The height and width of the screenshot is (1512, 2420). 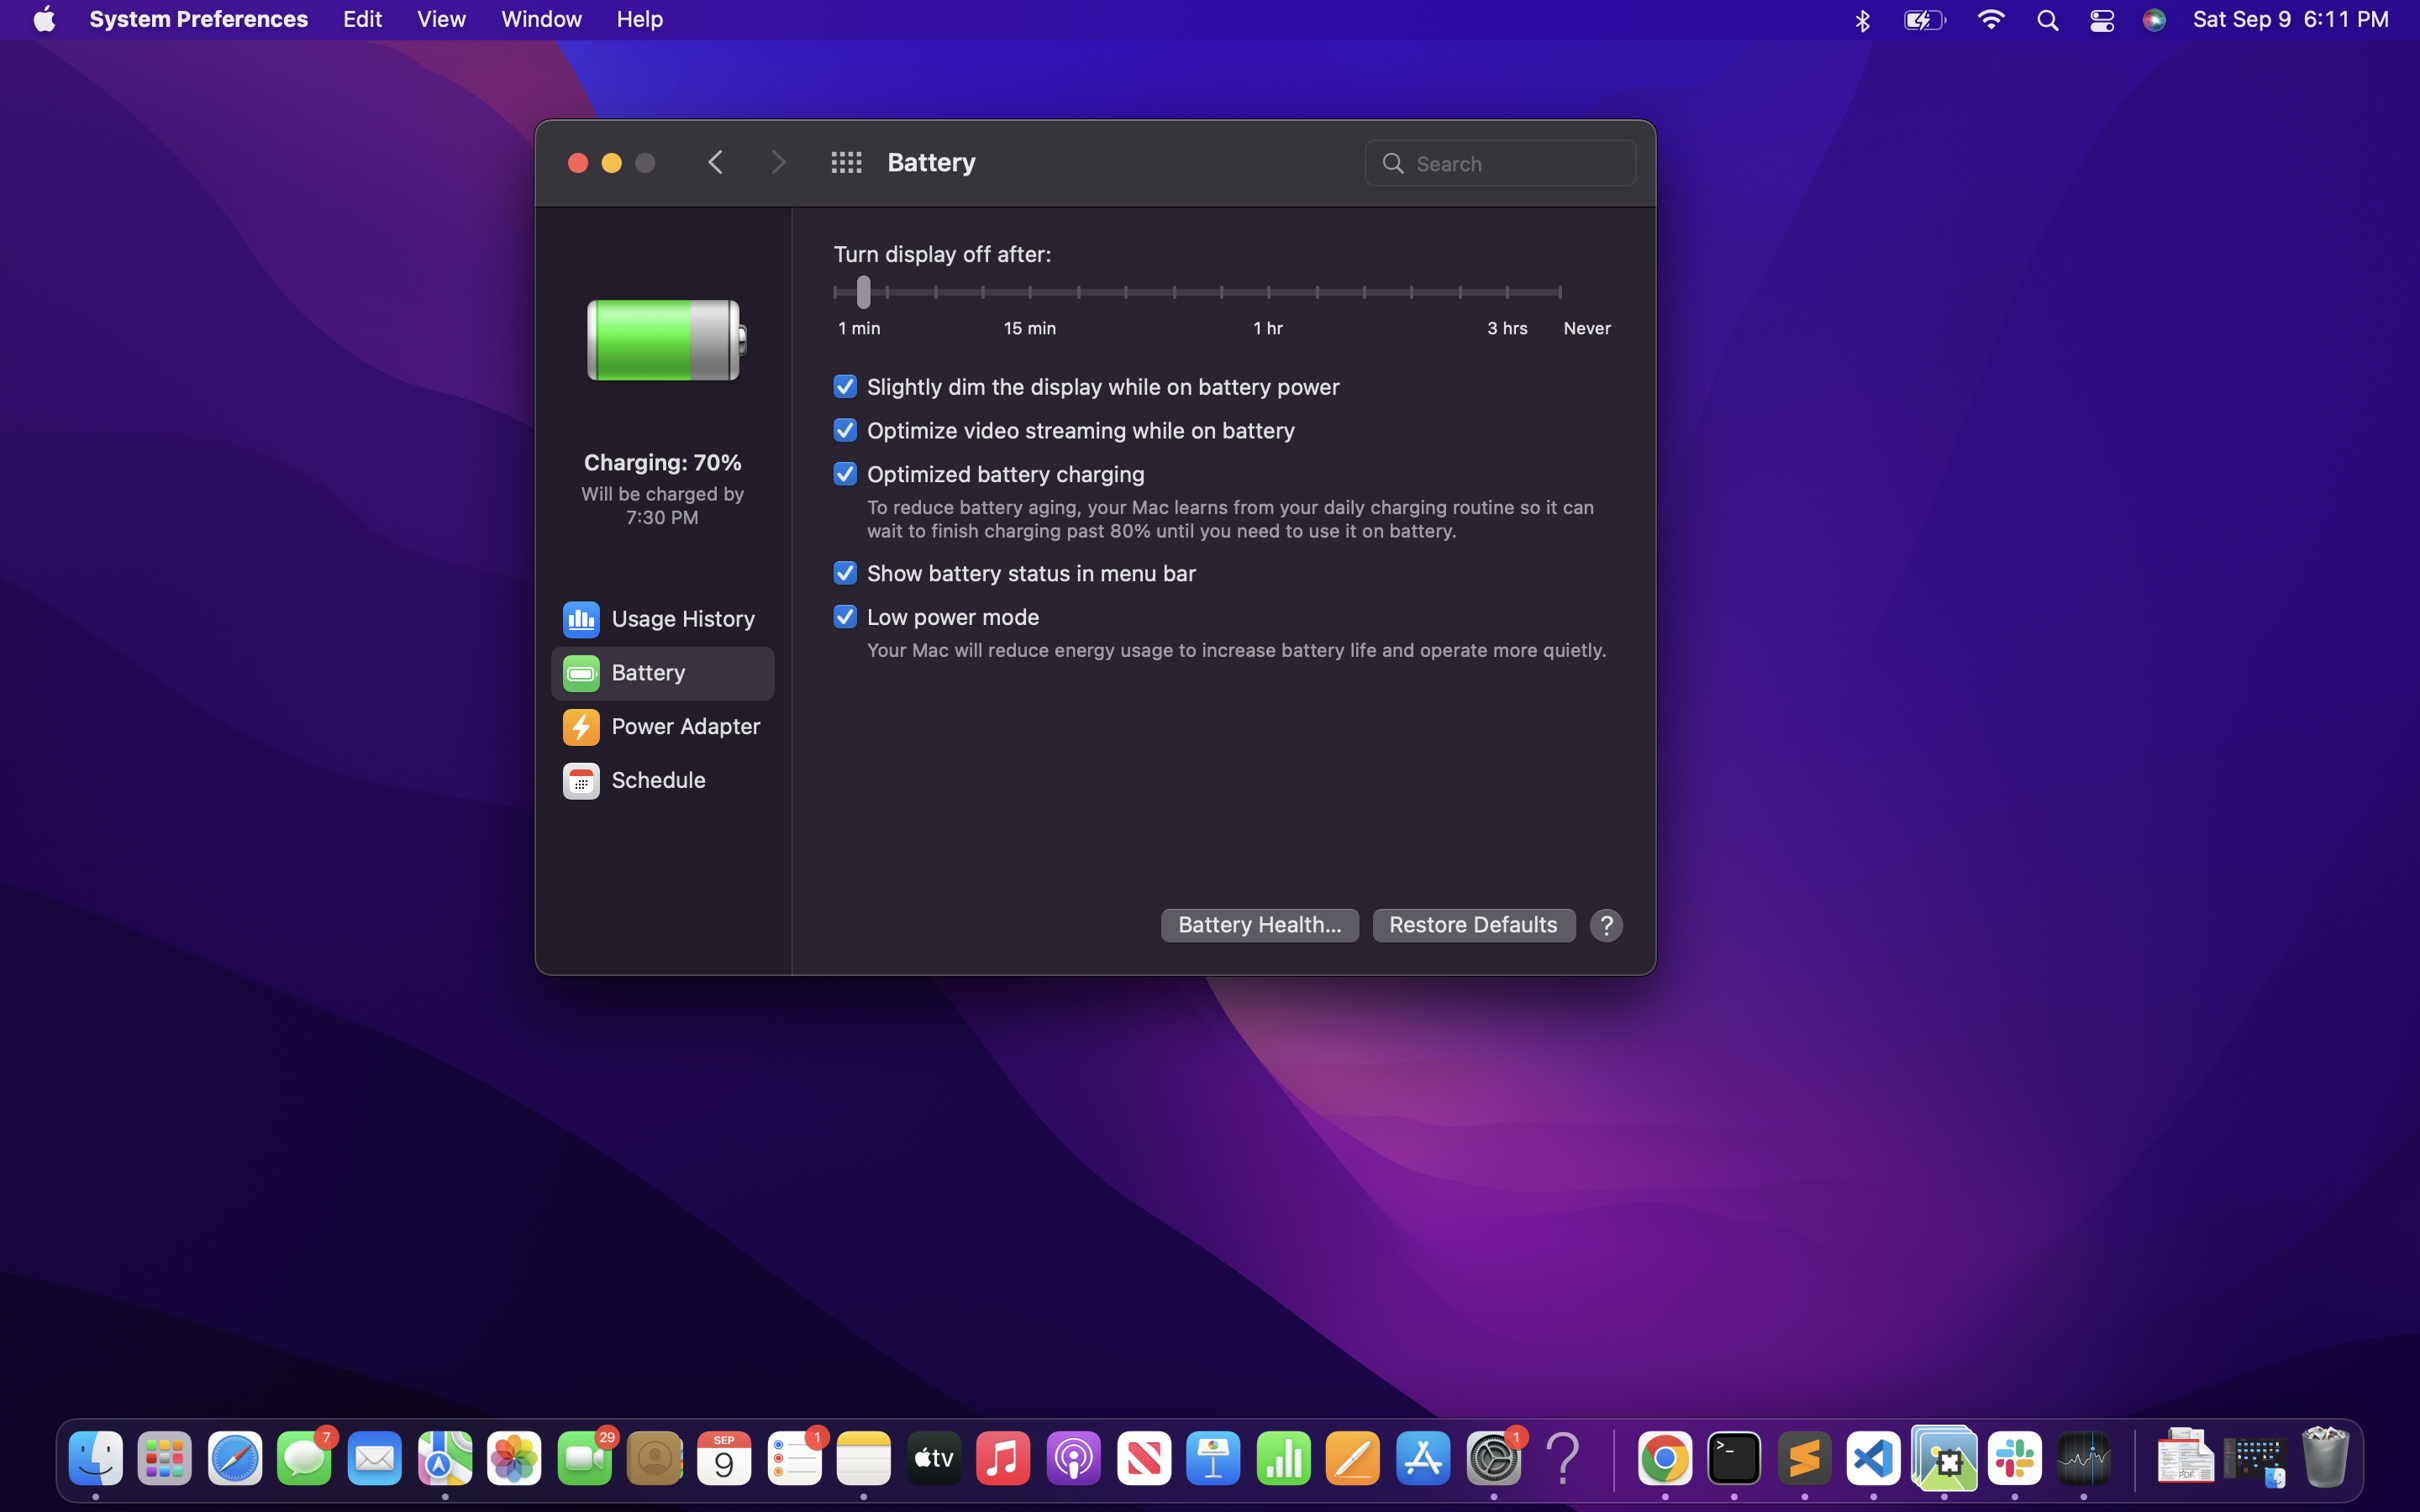 I want to click on the "optimized battery charging" option, so click(x=986, y=473).